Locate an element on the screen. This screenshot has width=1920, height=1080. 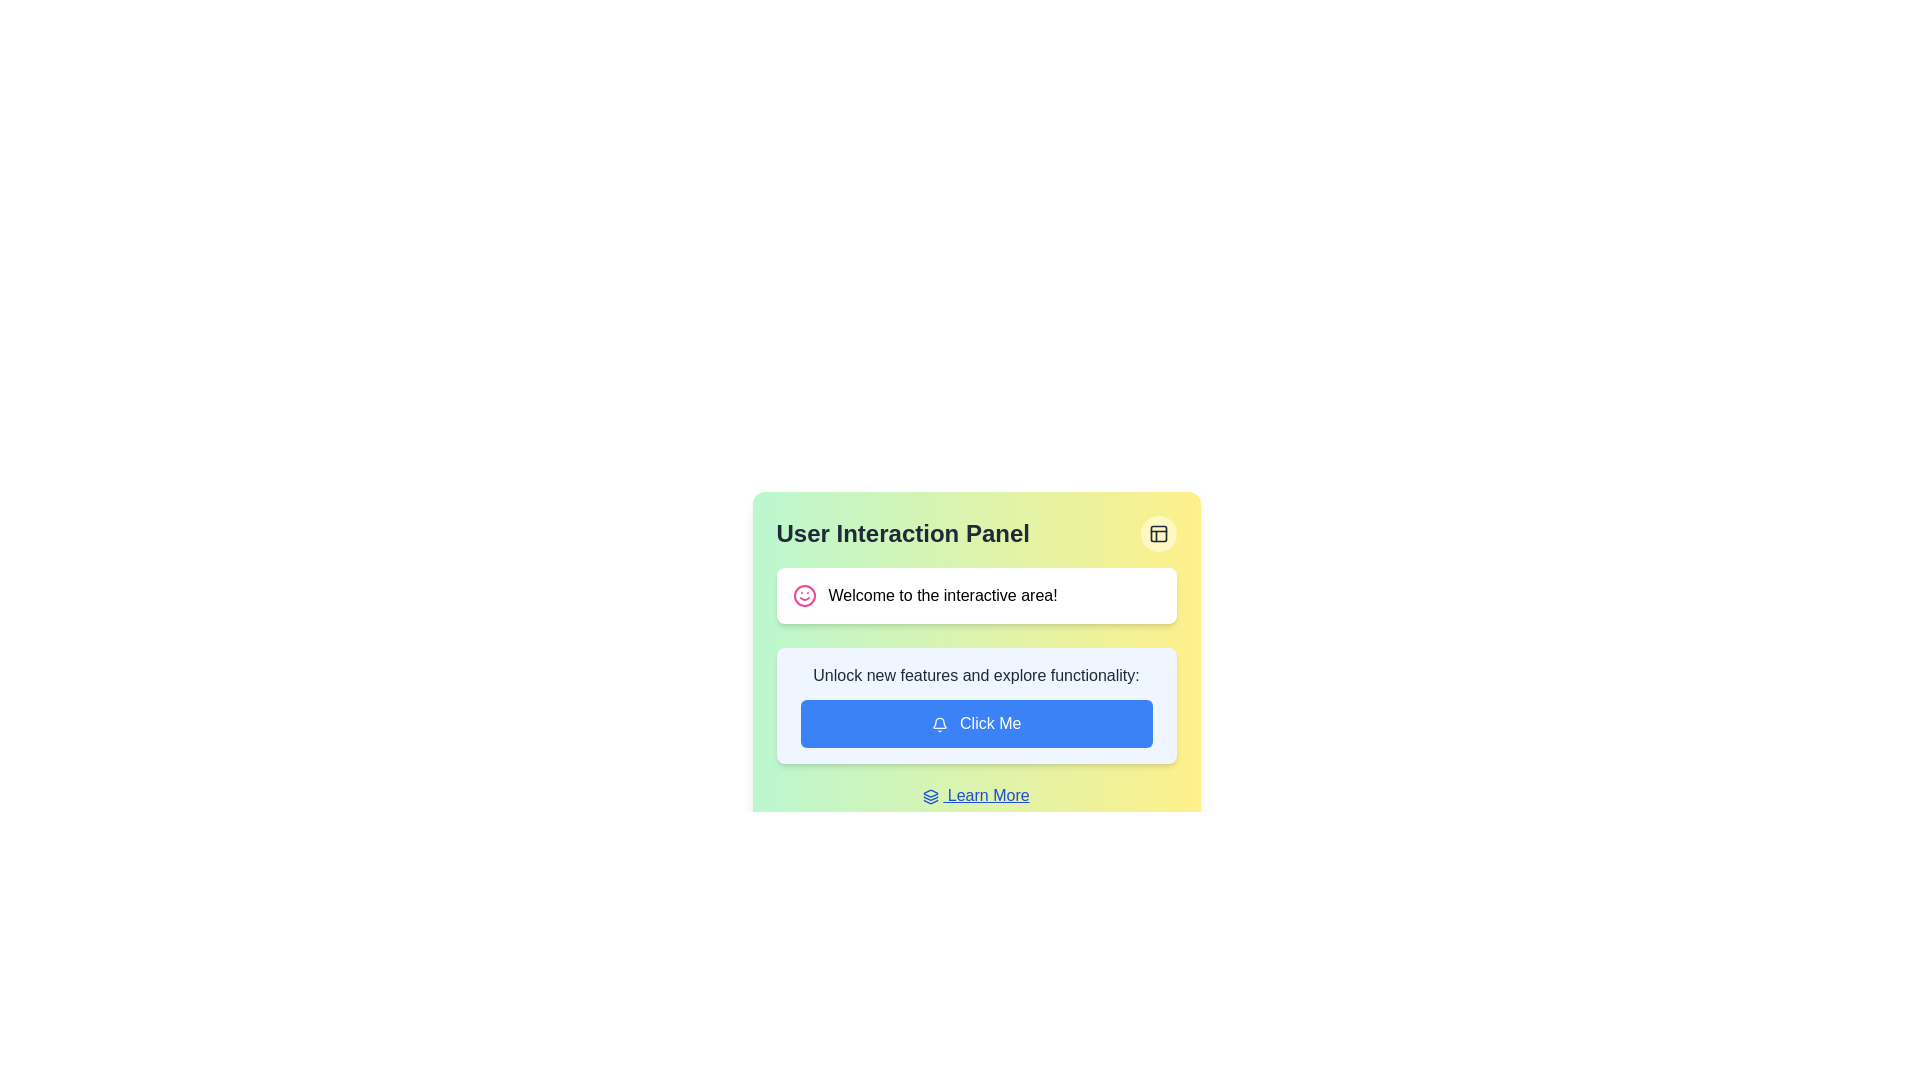
the SVG rectangle with rounded corners located in the top-left corner of the icon in the top-right corner of the user interaction panel is located at coordinates (1158, 532).